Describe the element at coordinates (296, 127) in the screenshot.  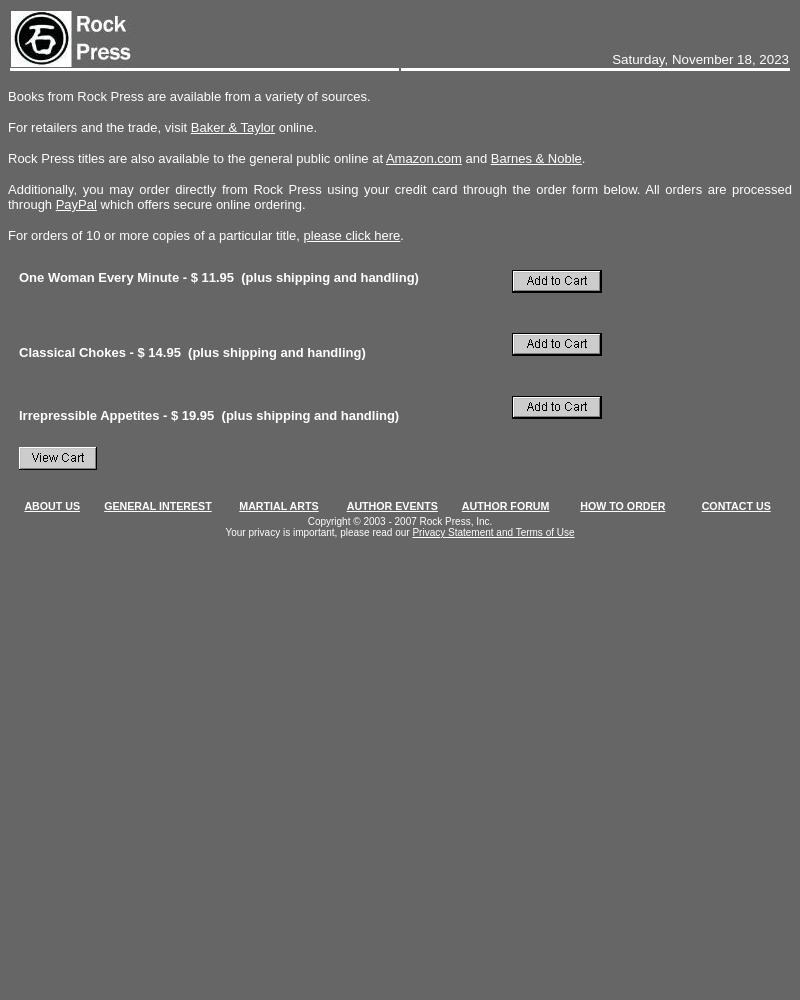
I see `'online.'` at that location.